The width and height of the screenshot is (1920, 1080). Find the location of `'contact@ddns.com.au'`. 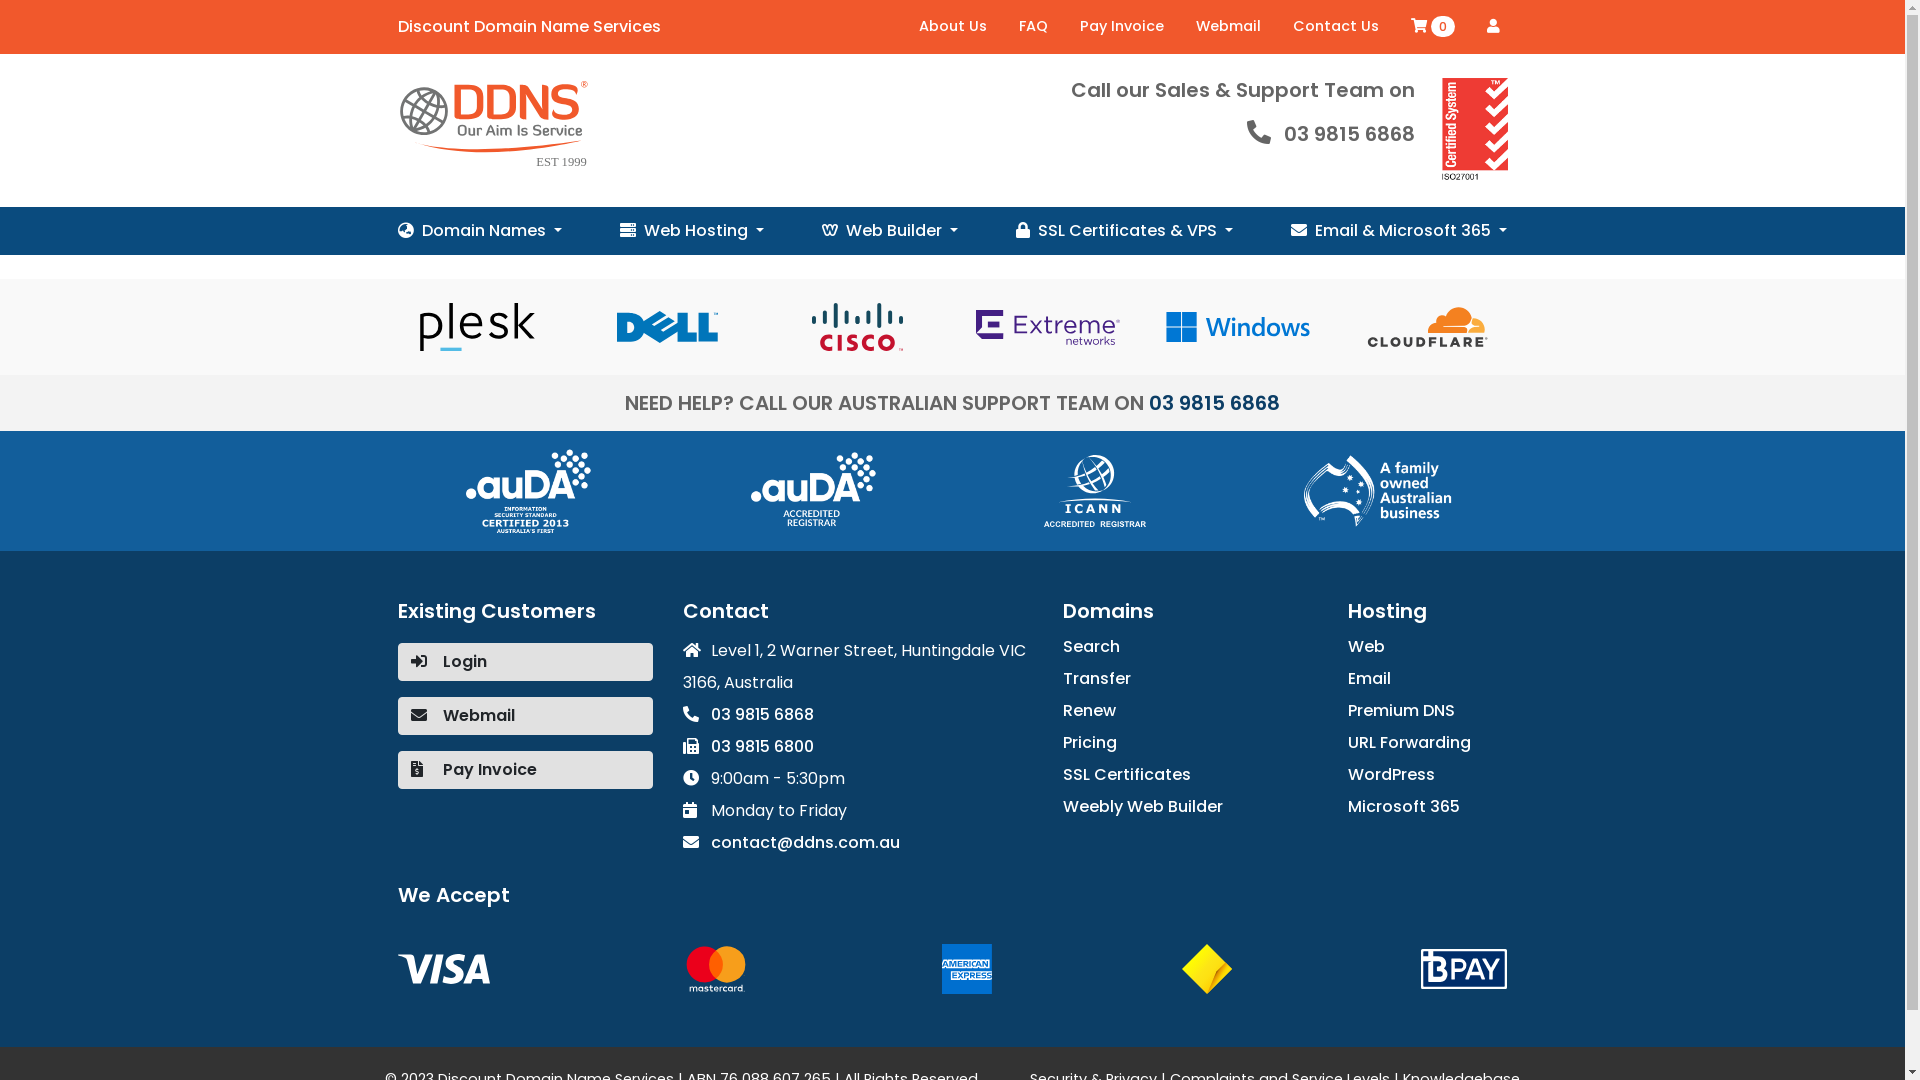

'contact@ddns.com.au' is located at coordinates (857, 843).